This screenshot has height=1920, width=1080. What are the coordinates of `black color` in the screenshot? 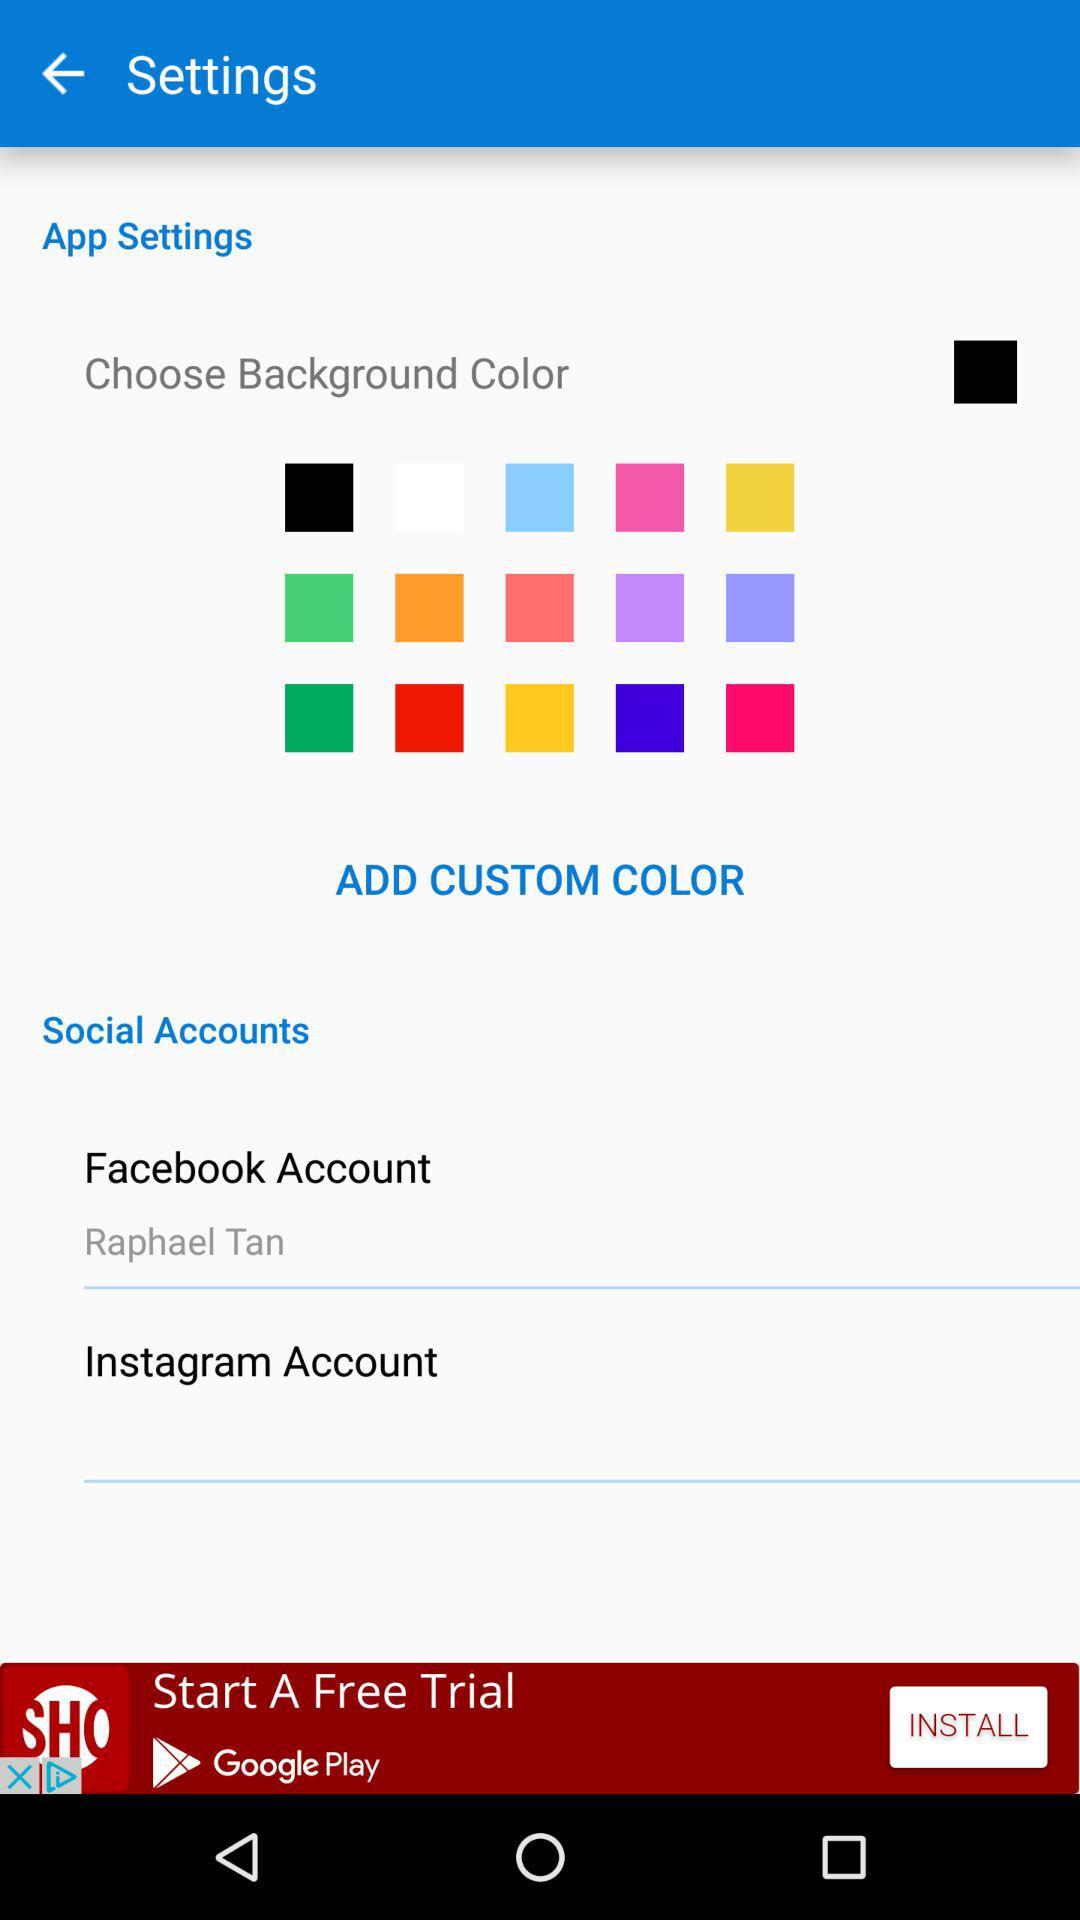 It's located at (318, 497).